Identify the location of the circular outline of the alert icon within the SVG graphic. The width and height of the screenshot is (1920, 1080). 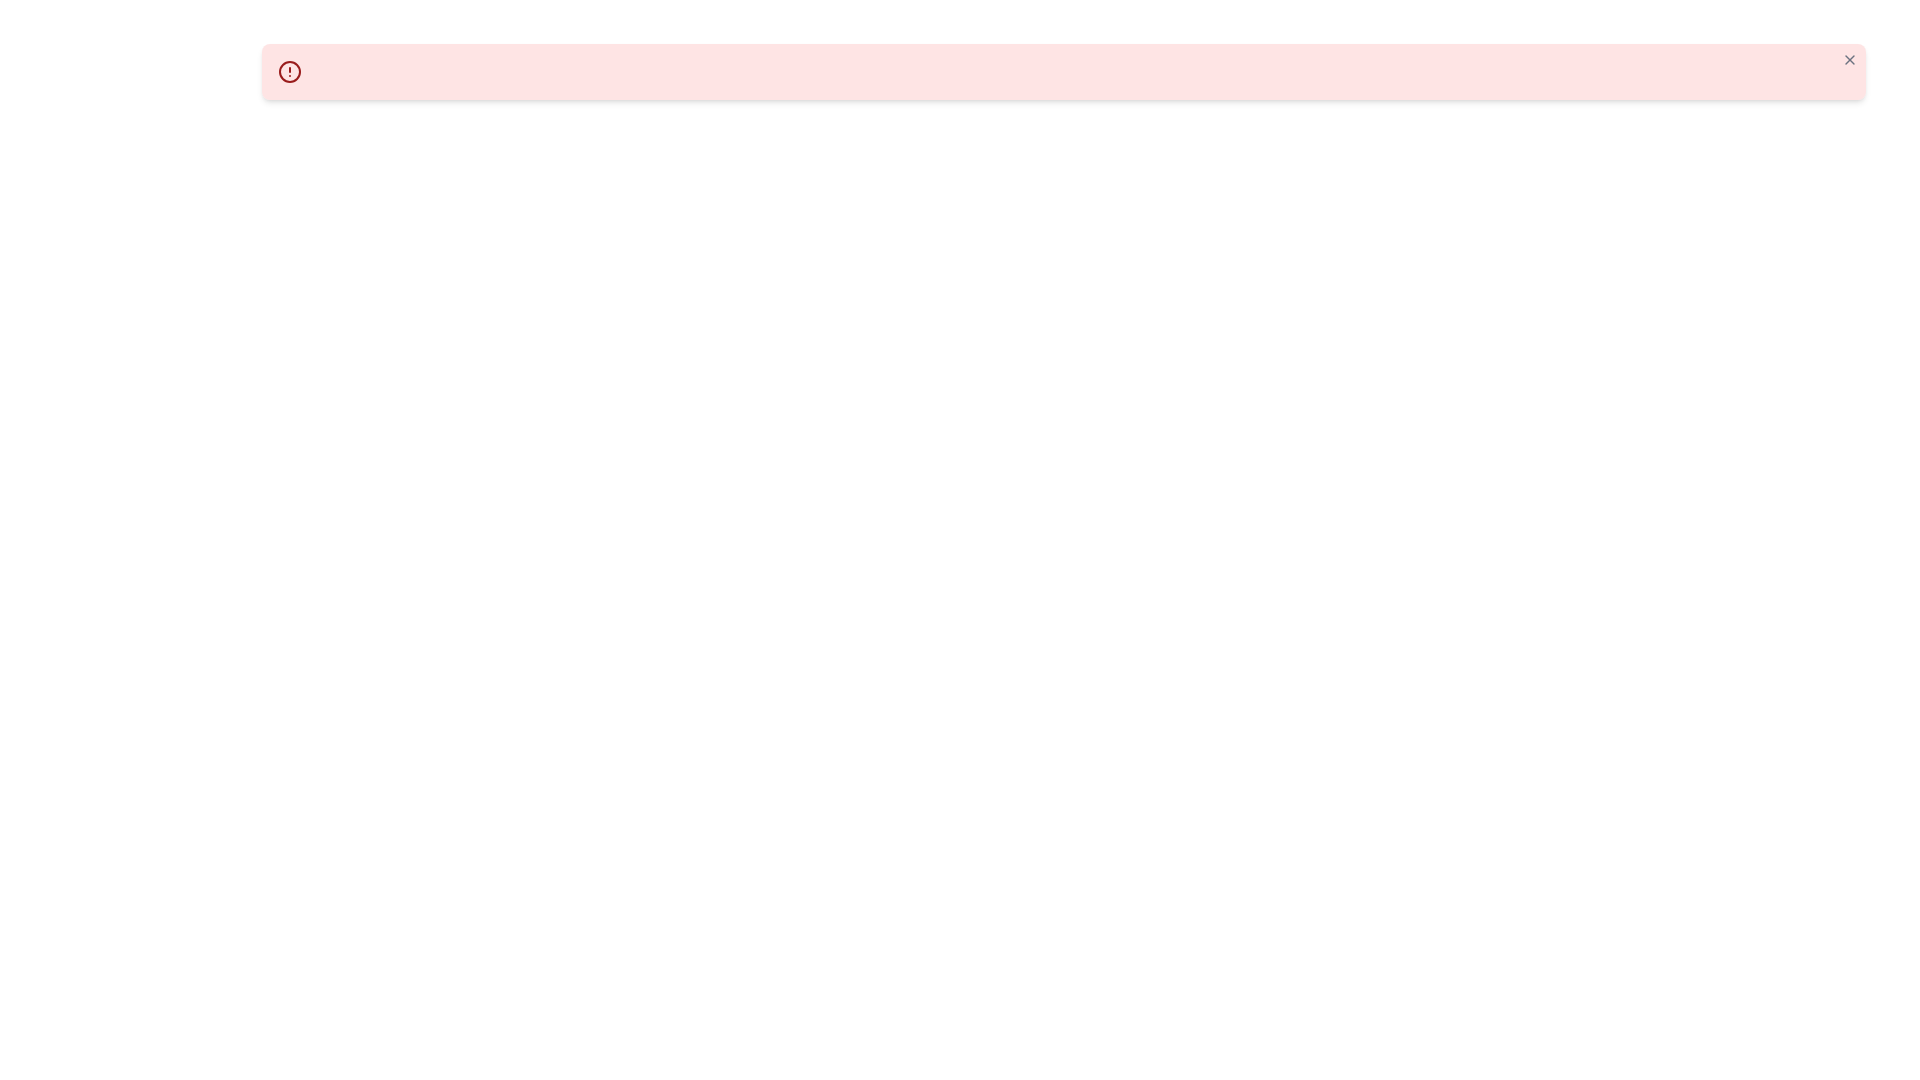
(288, 71).